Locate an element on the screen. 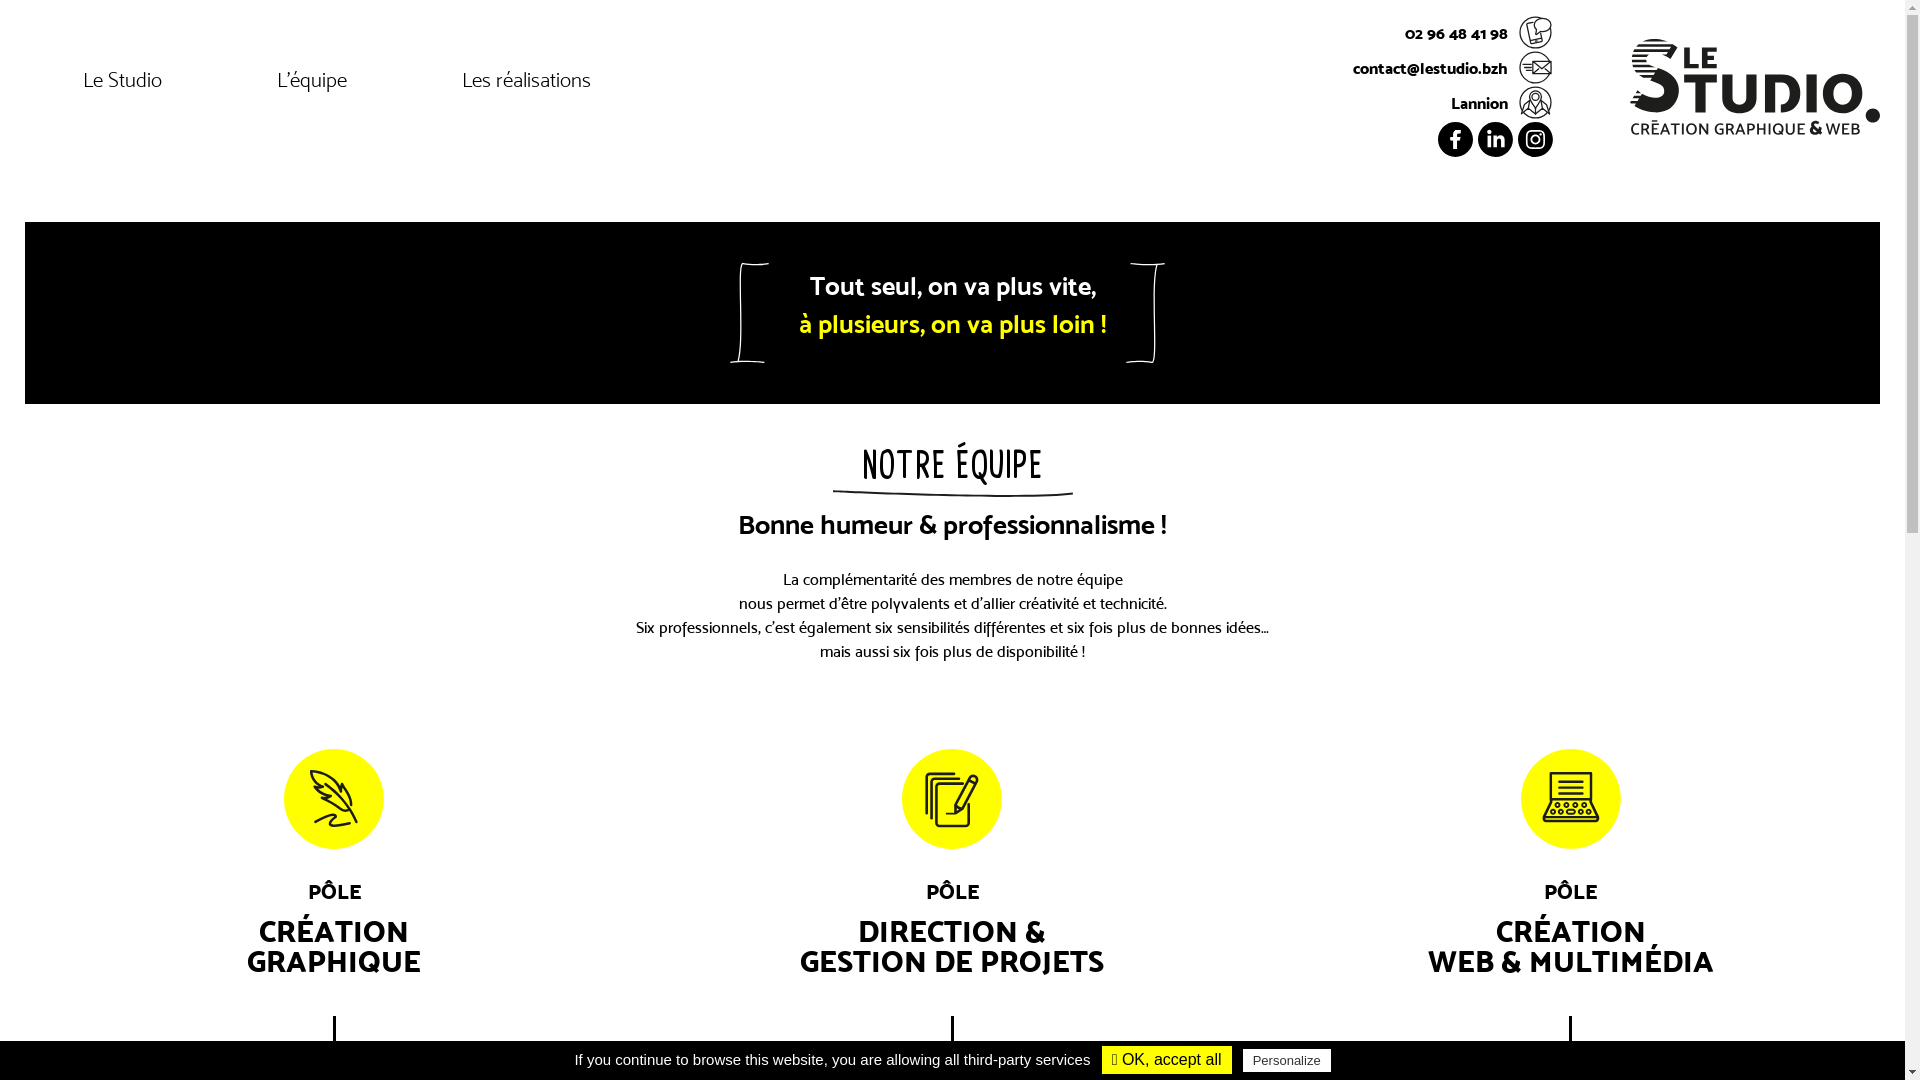 The height and width of the screenshot is (1080, 1920). '02 96 48 41 98' is located at coordinates (1453, 32).